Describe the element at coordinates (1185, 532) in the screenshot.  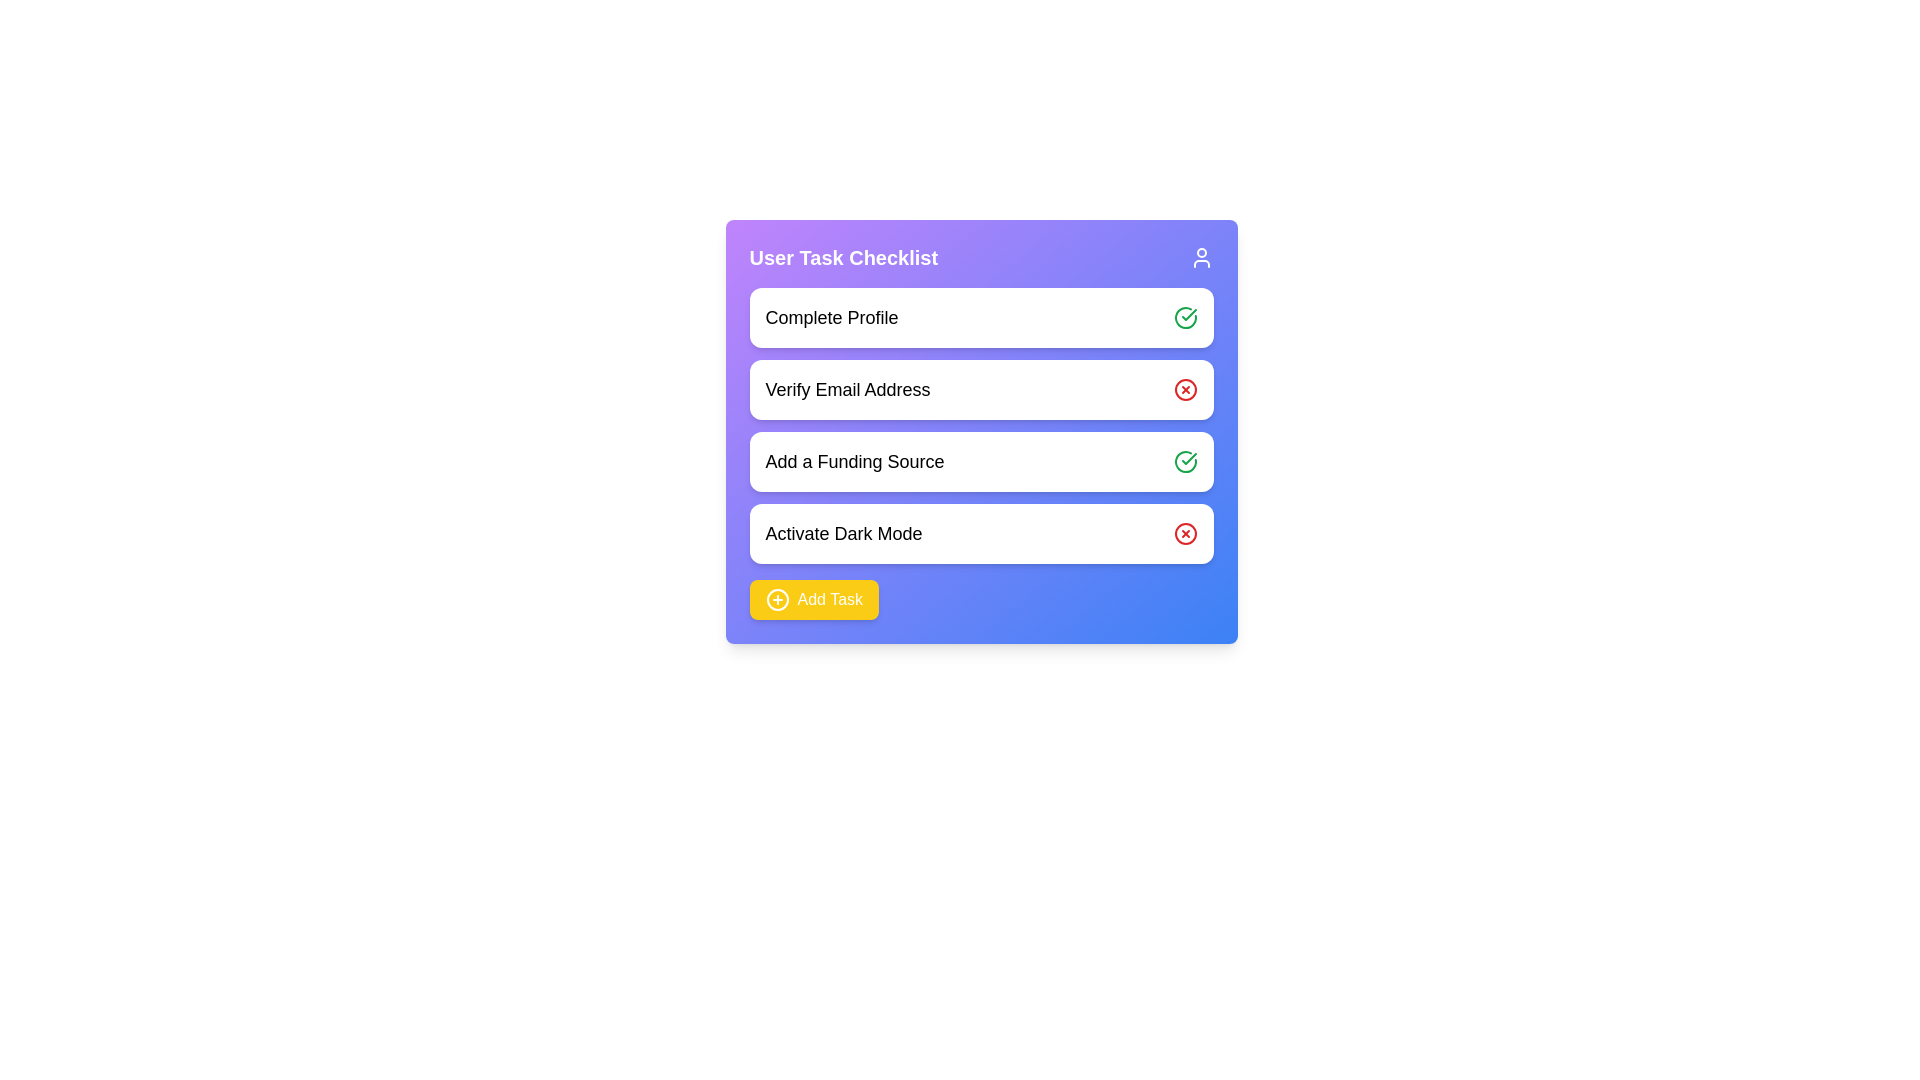
I see `the SVG Icon that represents a failed or negative state, located in the fourth row of the checklist, to the right of the 'Activate Dark Mode' label` at that location.